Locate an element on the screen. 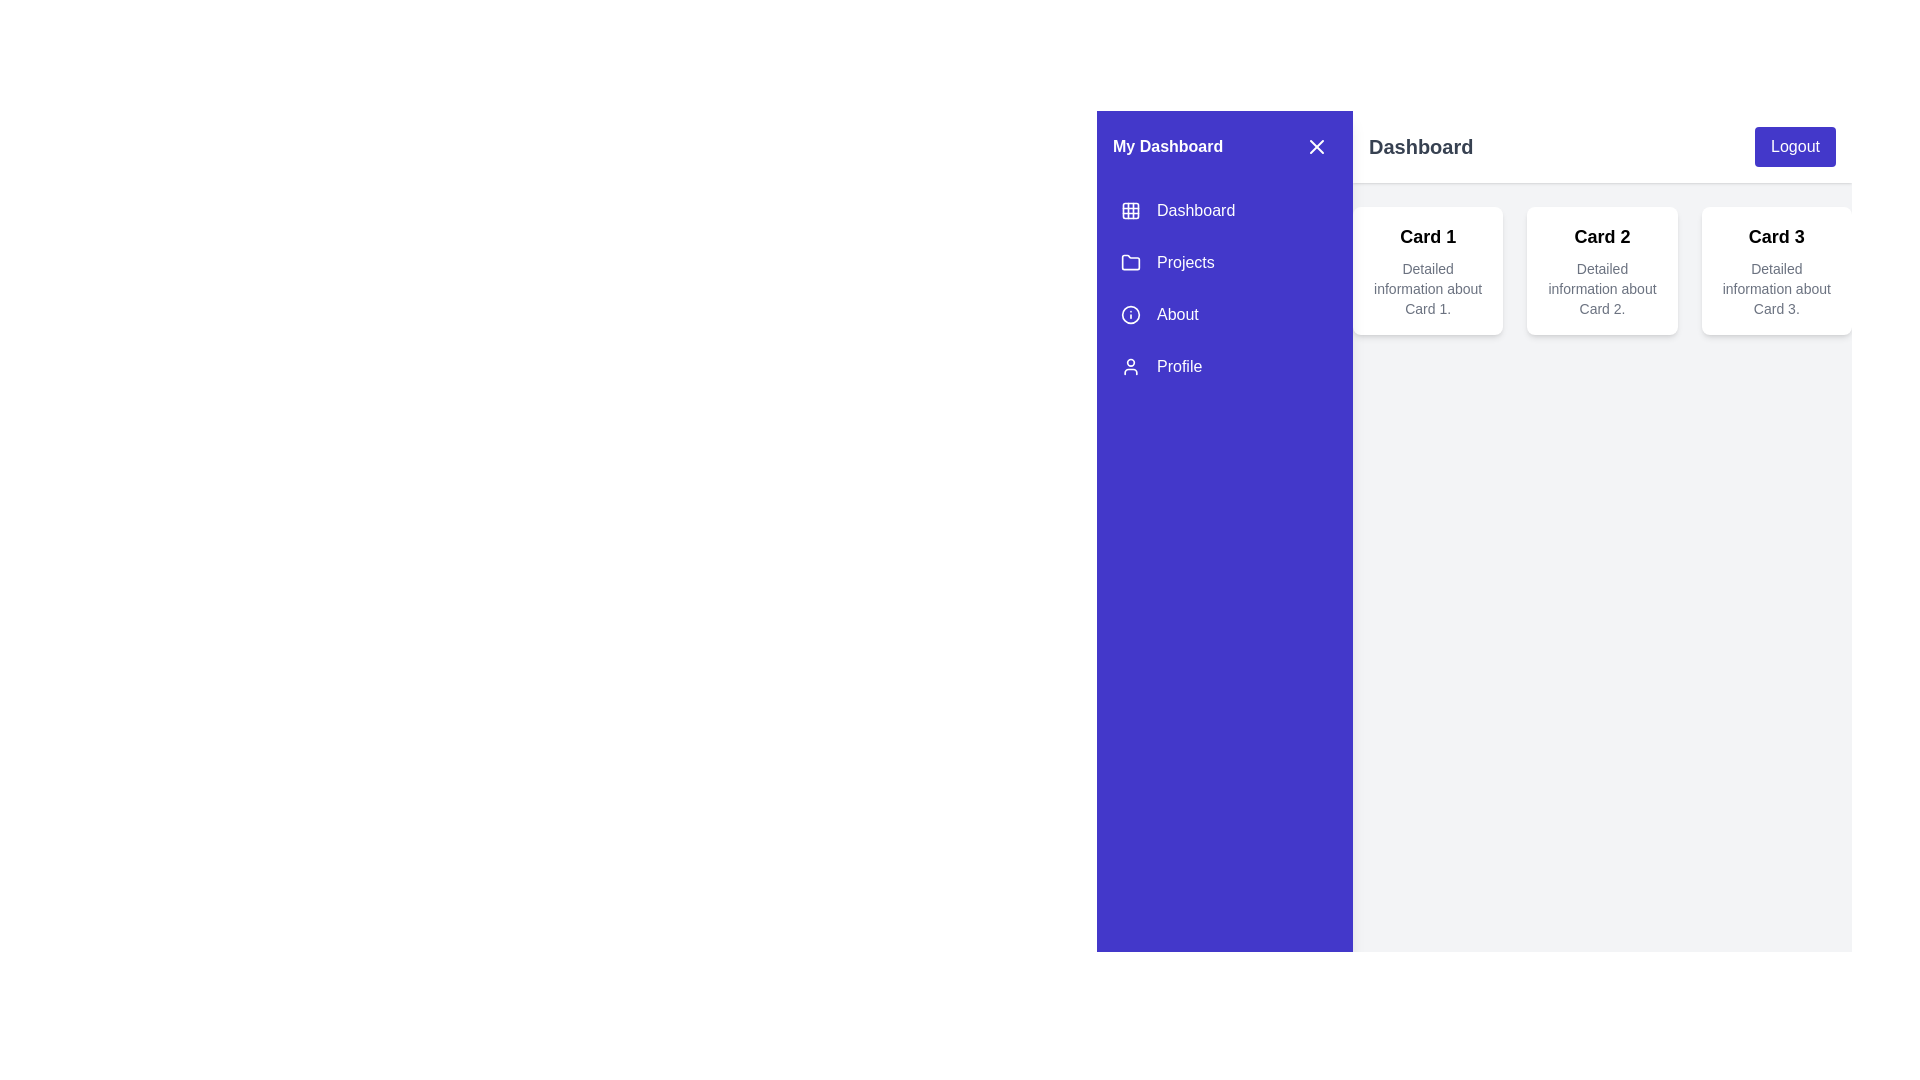 This screenshot has width=1920, height=1080. the 'Projects' navigation link located as the second item in the vertical navigation list, positioned below 'Dashboard' and above 'About' is located at coordinates (1223, 261).